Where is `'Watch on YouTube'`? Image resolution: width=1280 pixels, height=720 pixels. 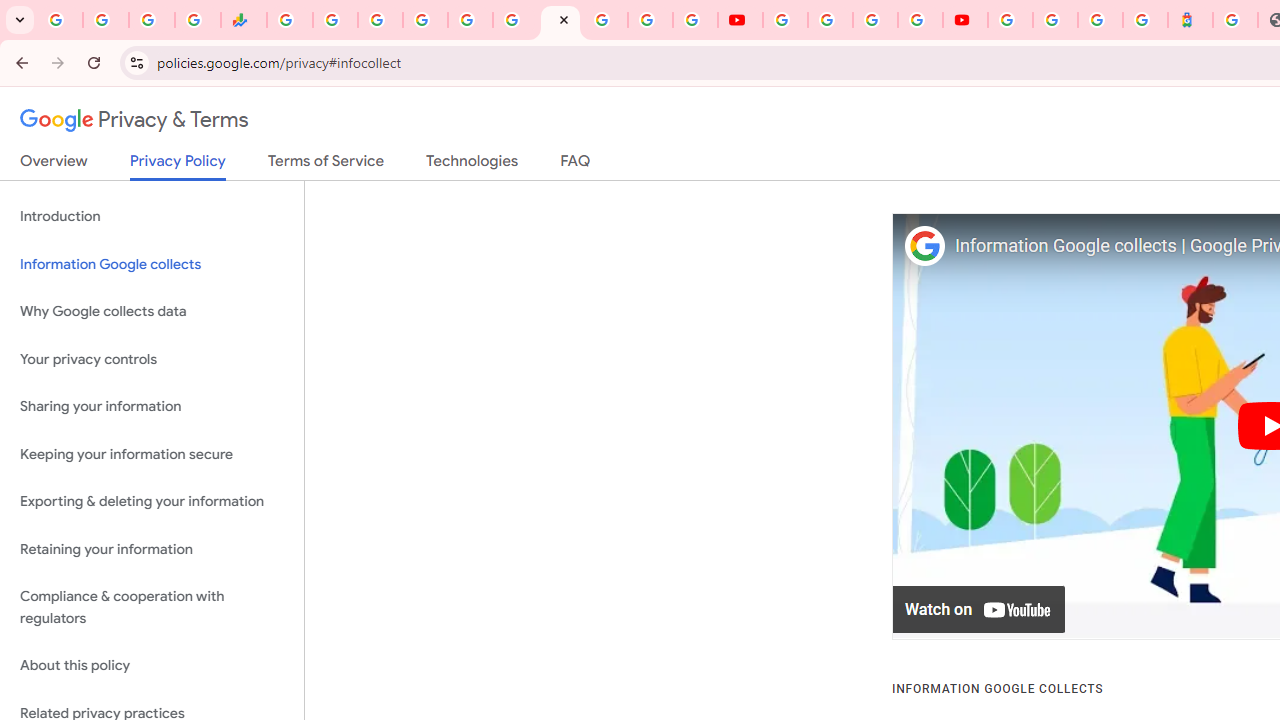 'Watch on YouTube' is located at coordinates (979, 609).